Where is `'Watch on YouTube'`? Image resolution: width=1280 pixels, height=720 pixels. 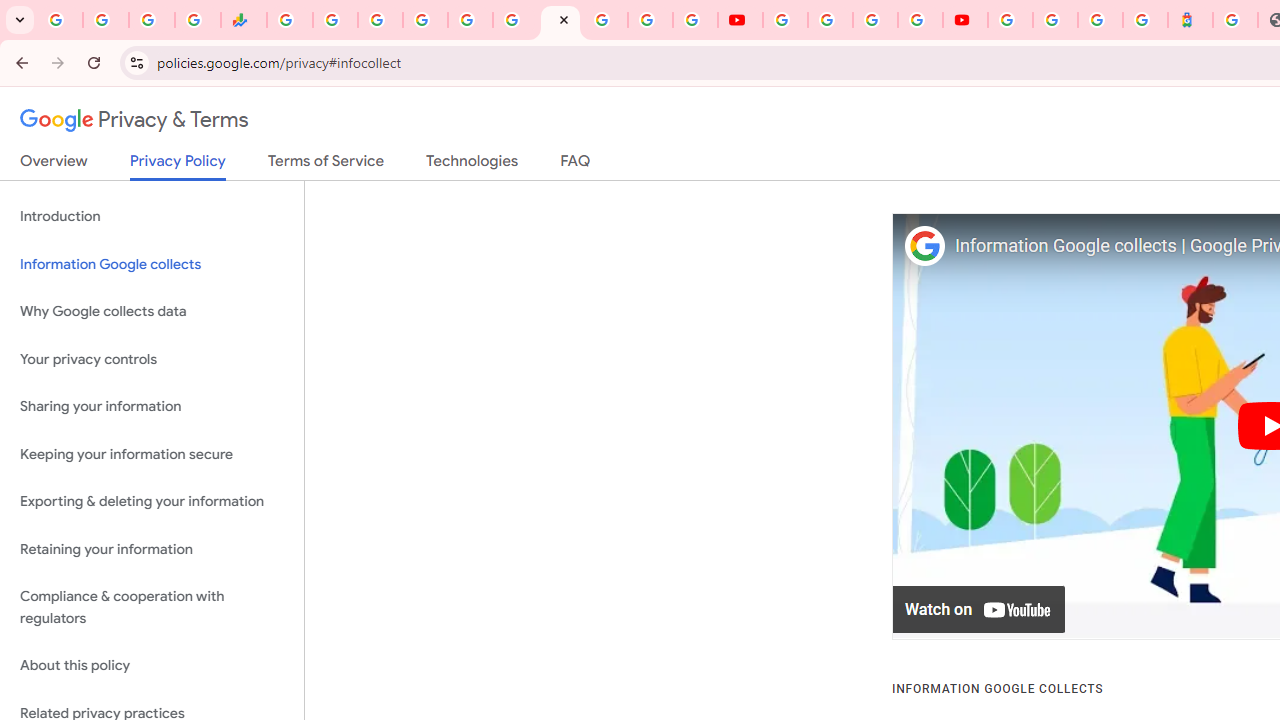 'Watch on YouTube' is located at coordinates (979, 609).